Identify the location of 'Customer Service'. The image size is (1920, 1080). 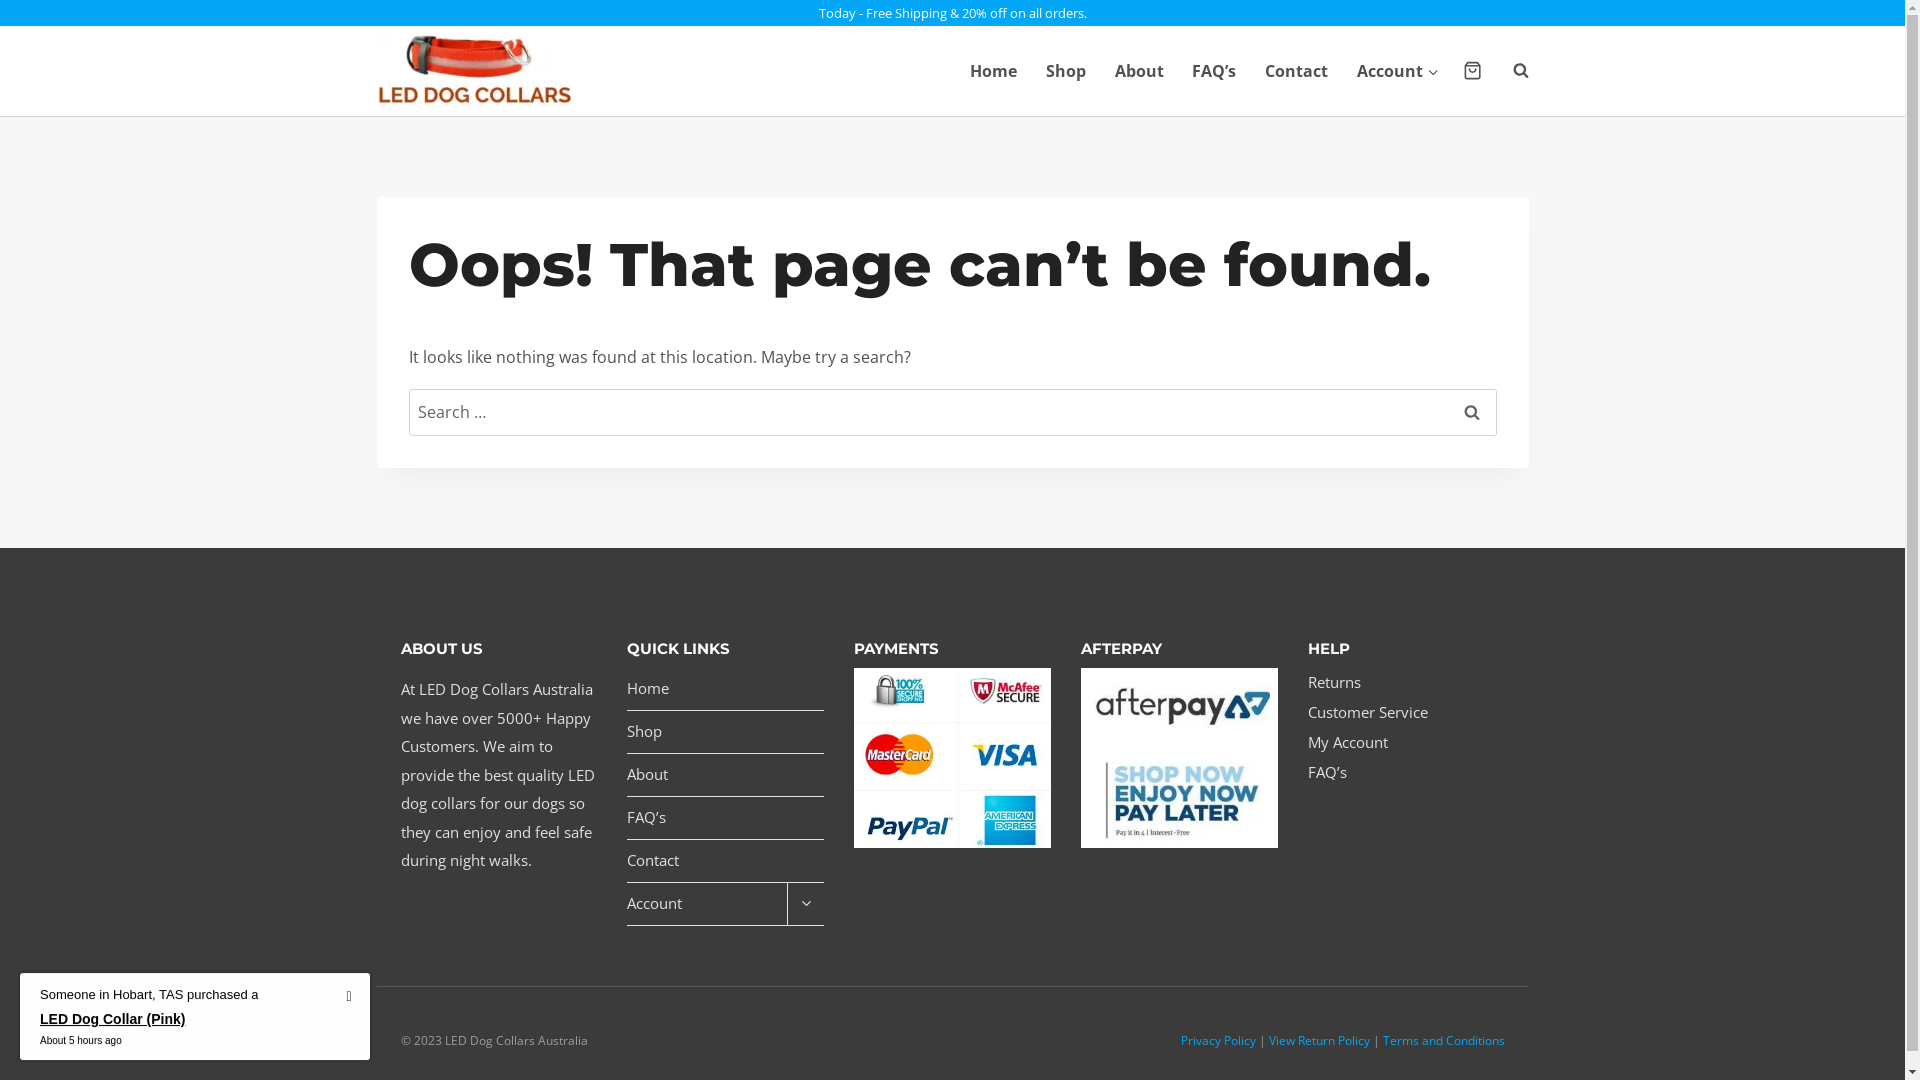
(1405, 712).